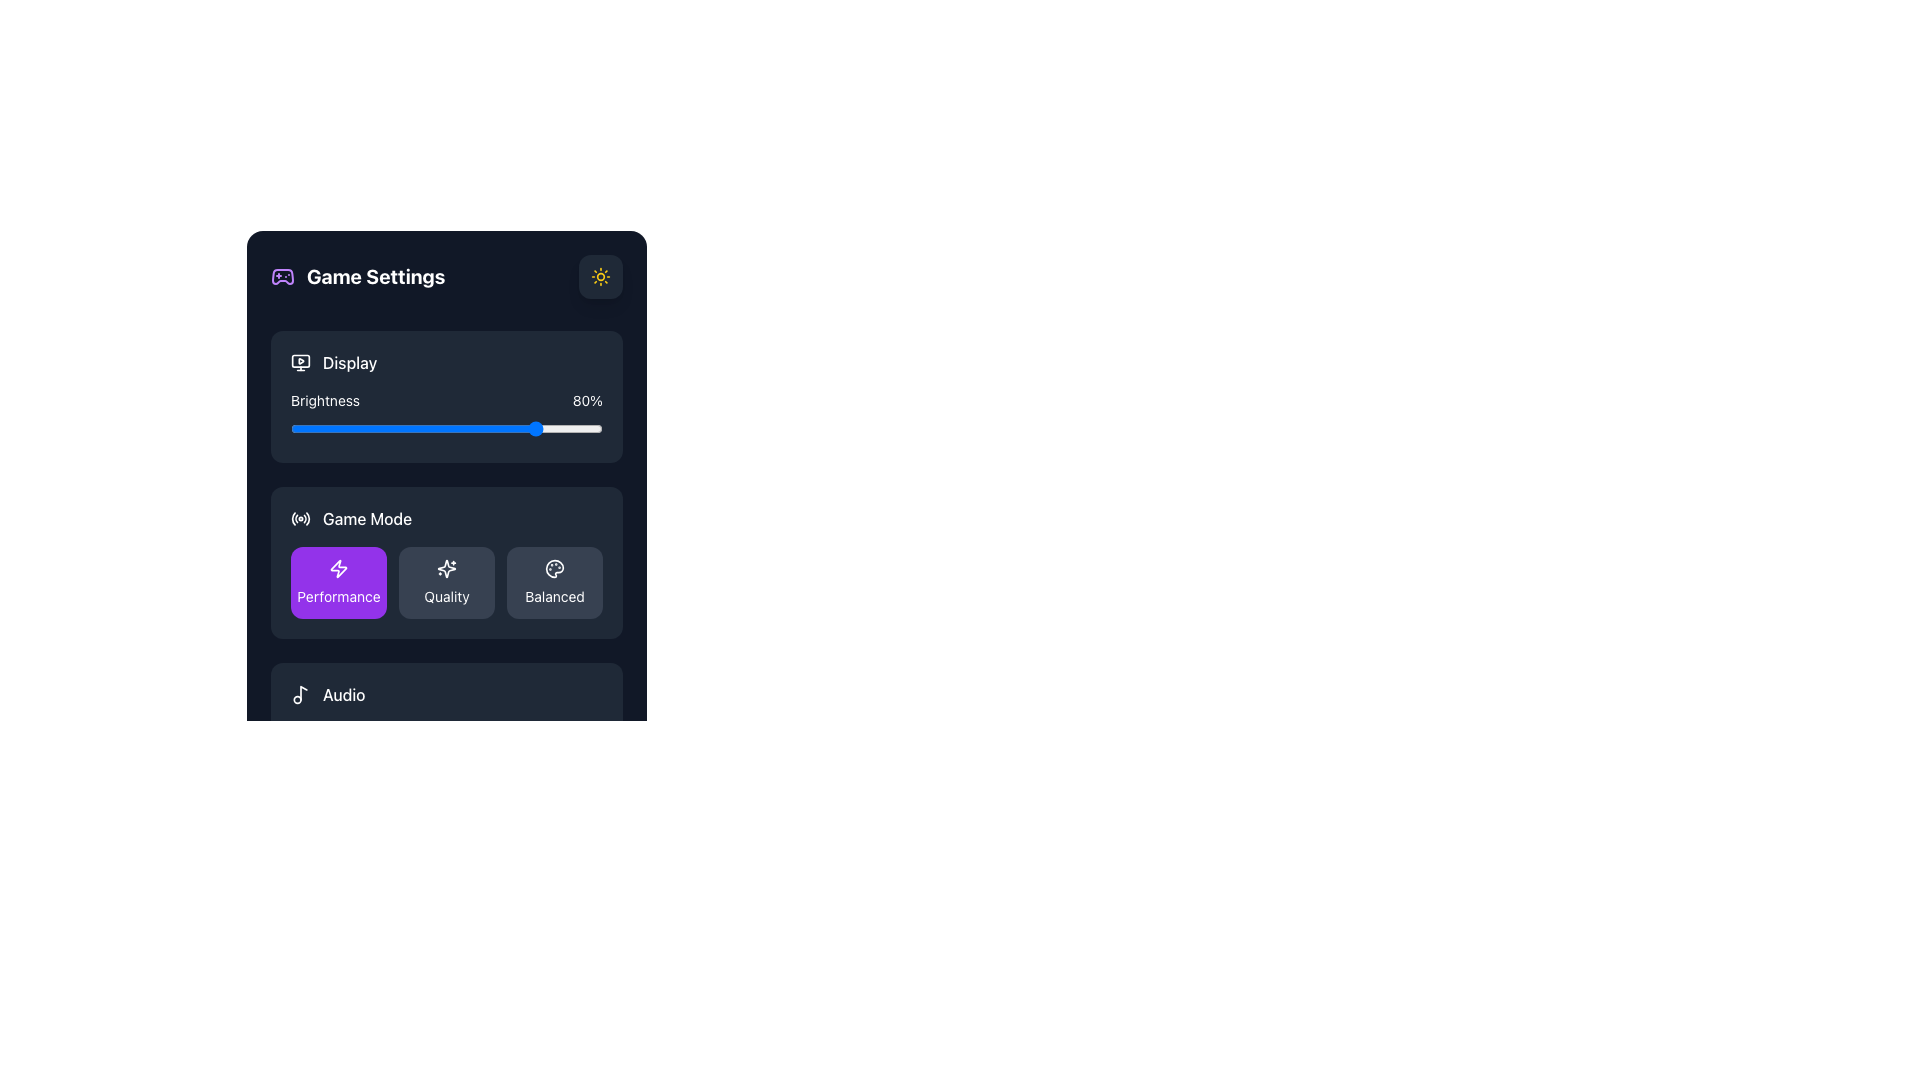 The height and width of the screenshot is (1080, 1920). What do you see at coordinates (334, 427) in the screenshot?
I see `brightness` at bounding box center [334, 427].